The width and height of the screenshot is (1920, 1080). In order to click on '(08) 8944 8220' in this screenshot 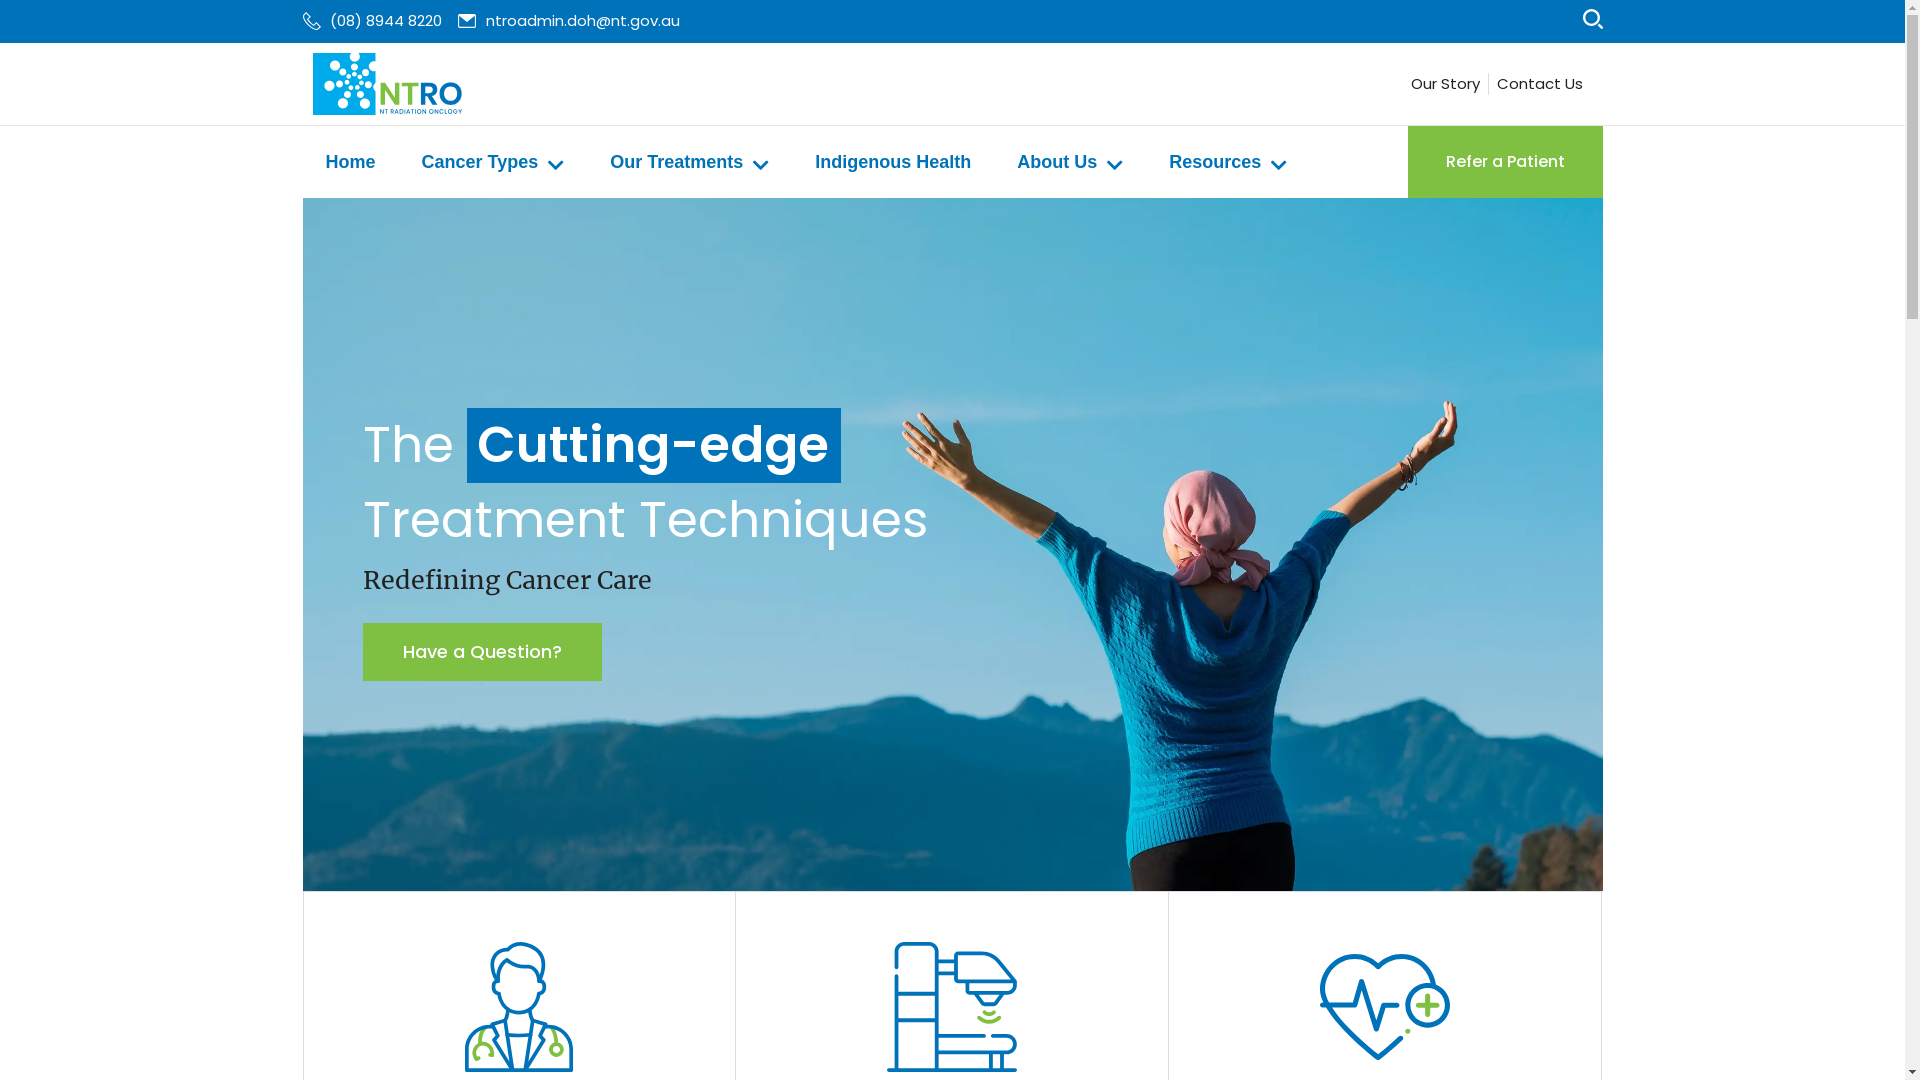, I will do `click(371, 21)`.